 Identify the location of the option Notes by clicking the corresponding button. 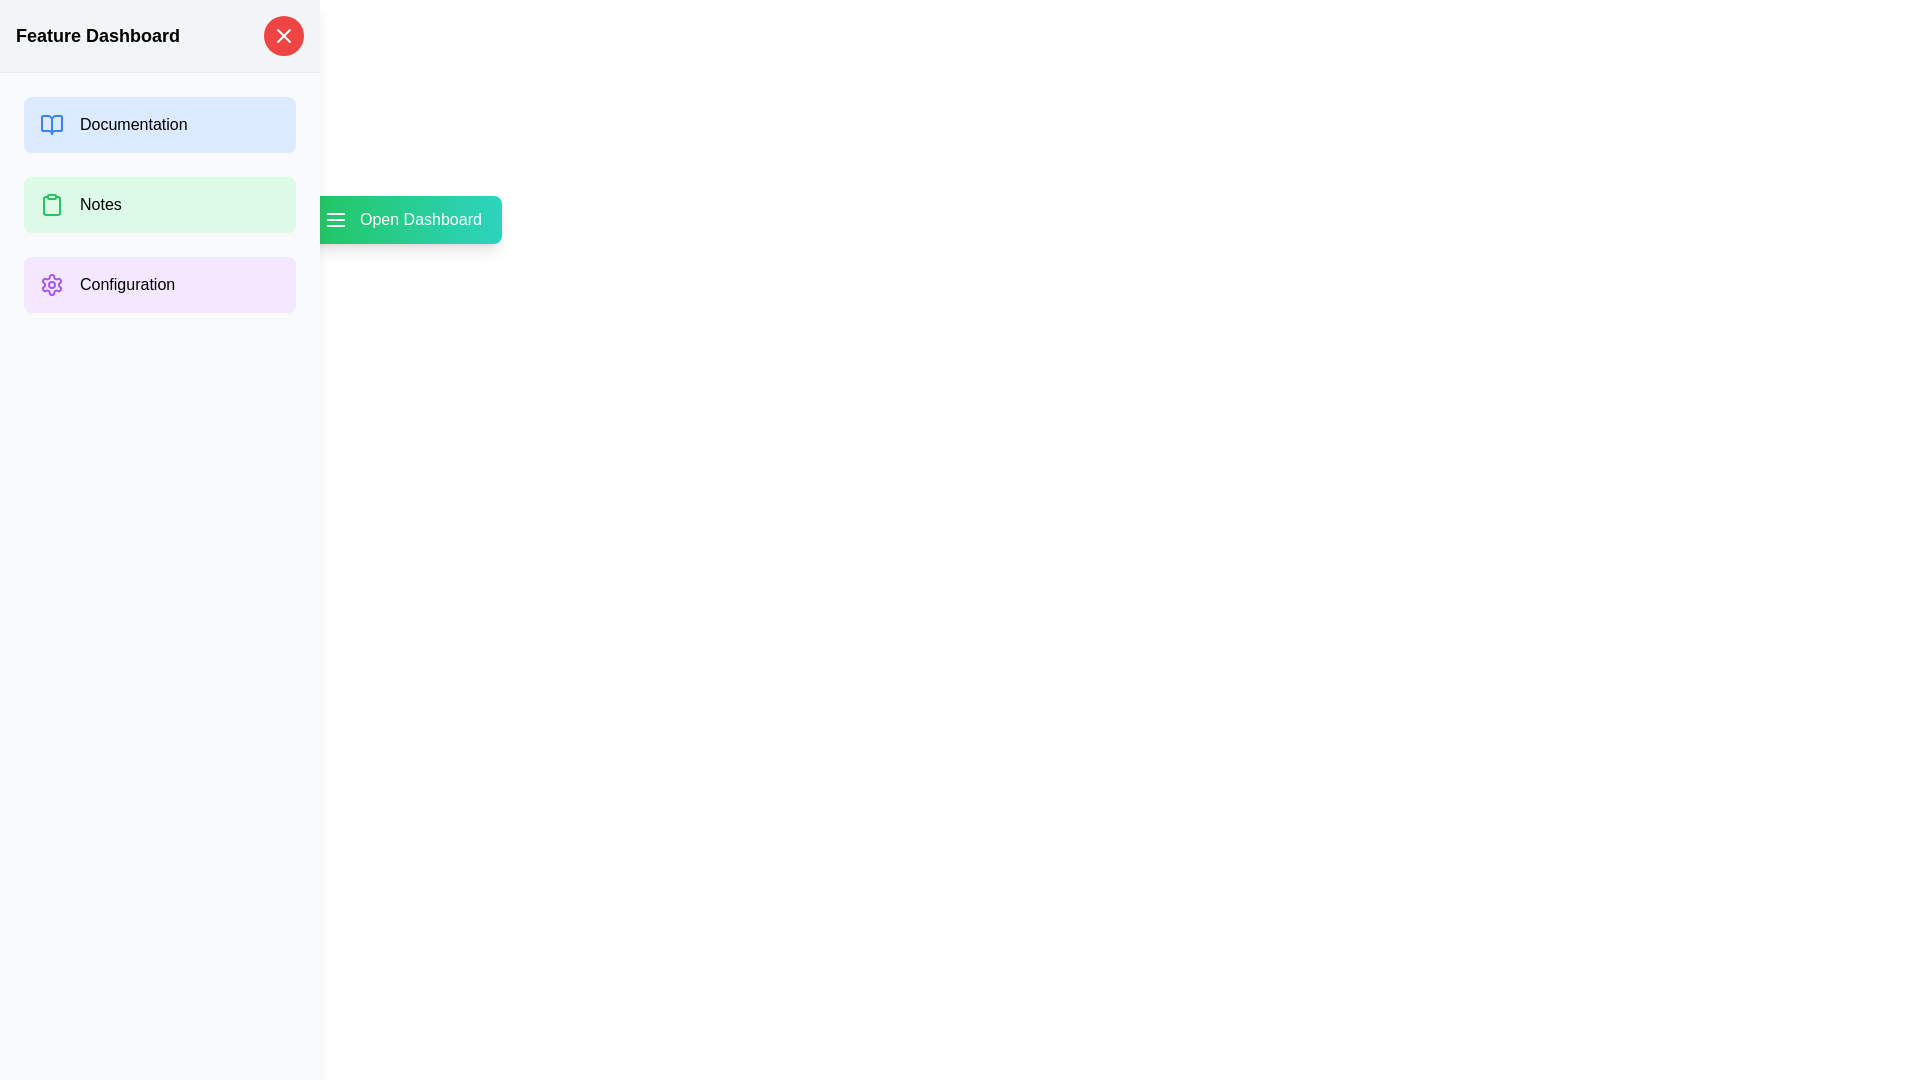
(158, 204).